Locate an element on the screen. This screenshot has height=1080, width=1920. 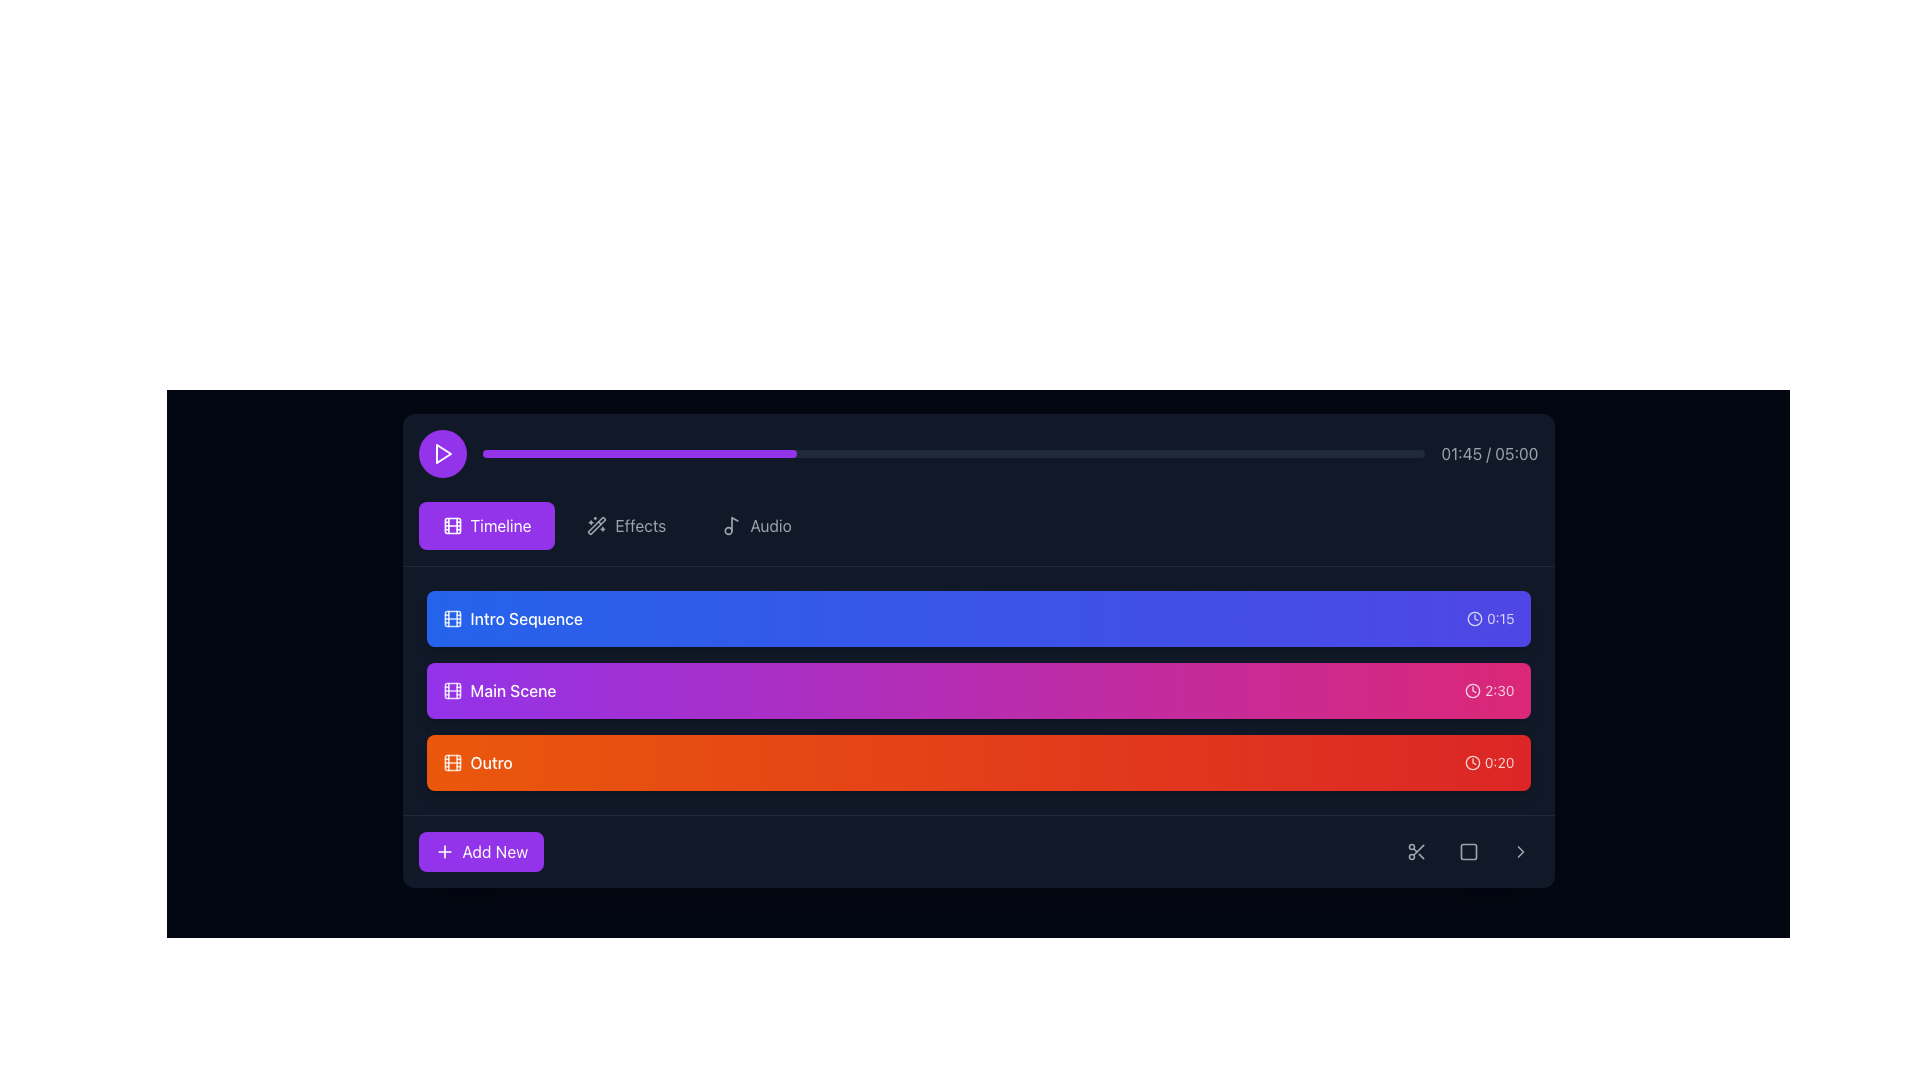
the label displaying the value '2:30', which is styled with light text on a translucent background and positioned next to a clock icon is located at coordinates (1489, 689).